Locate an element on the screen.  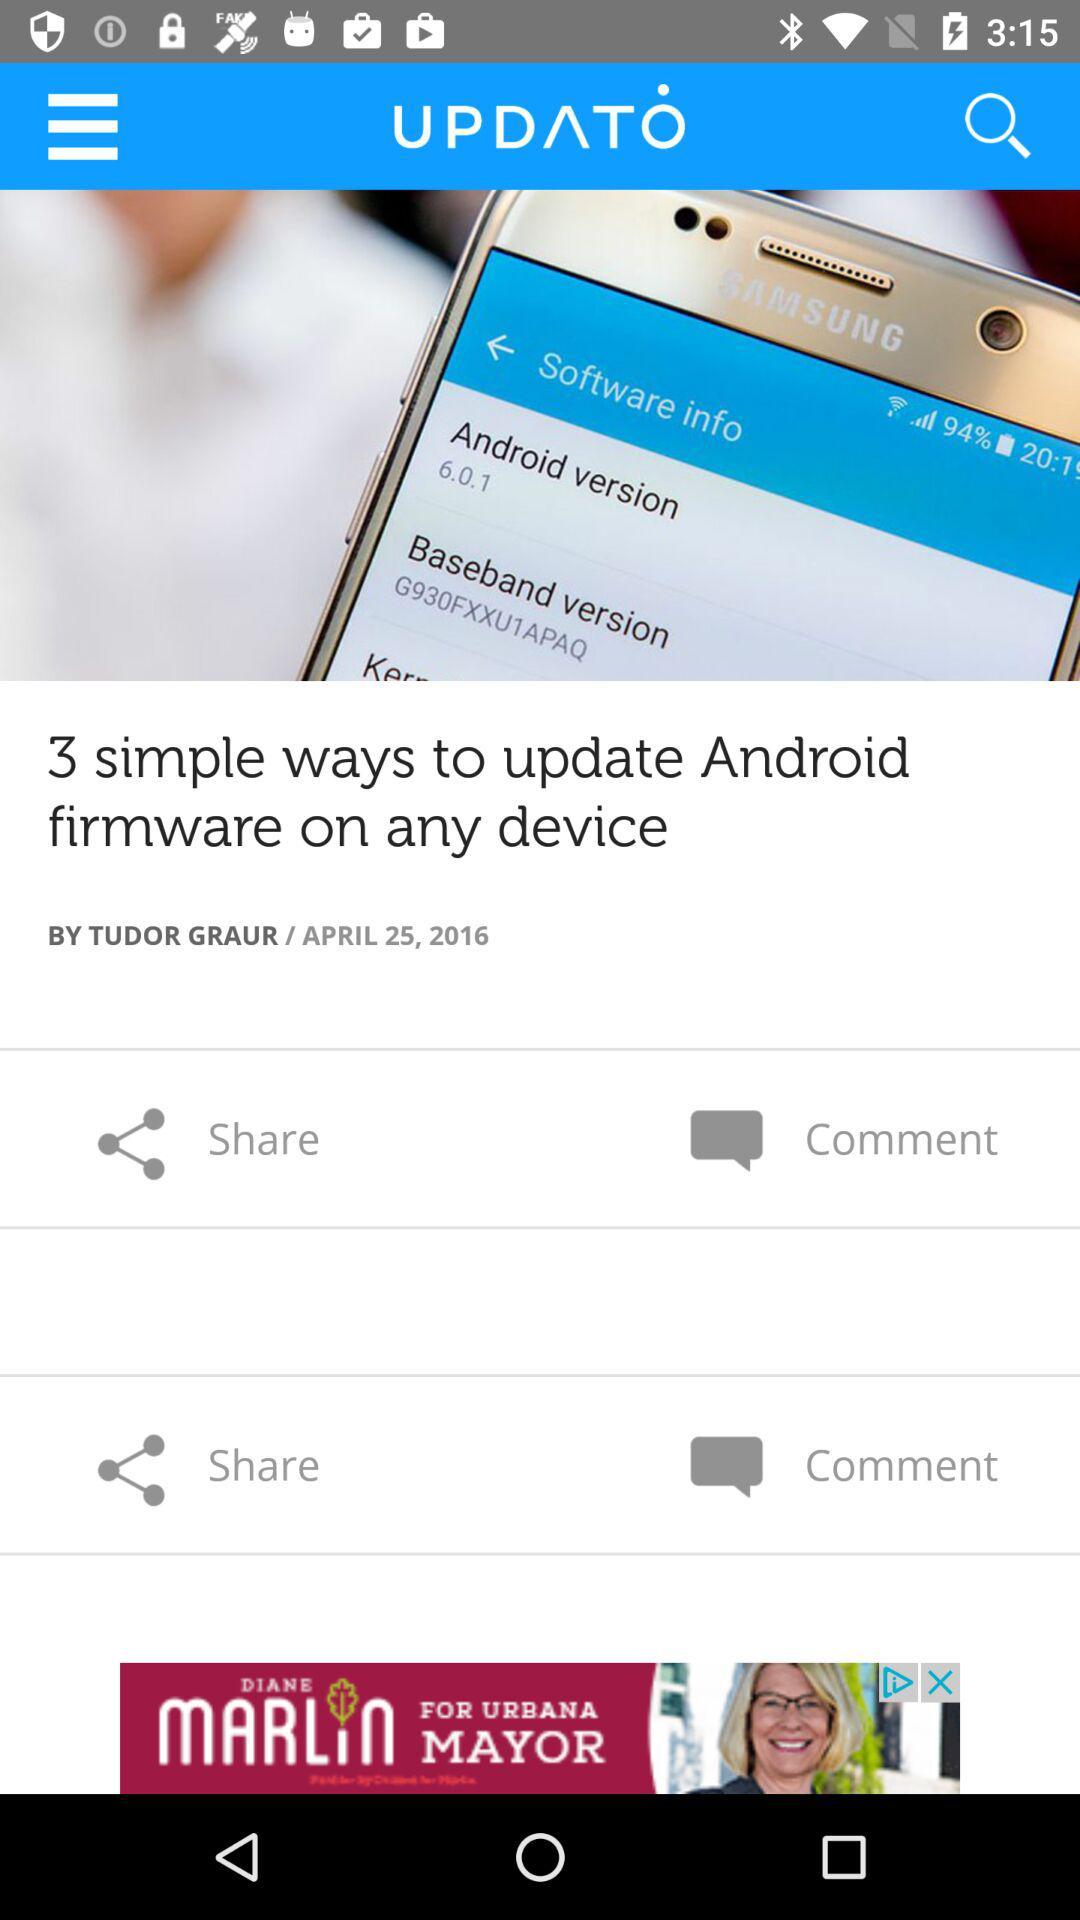
the menu icon is located at coordinates (81, 125).